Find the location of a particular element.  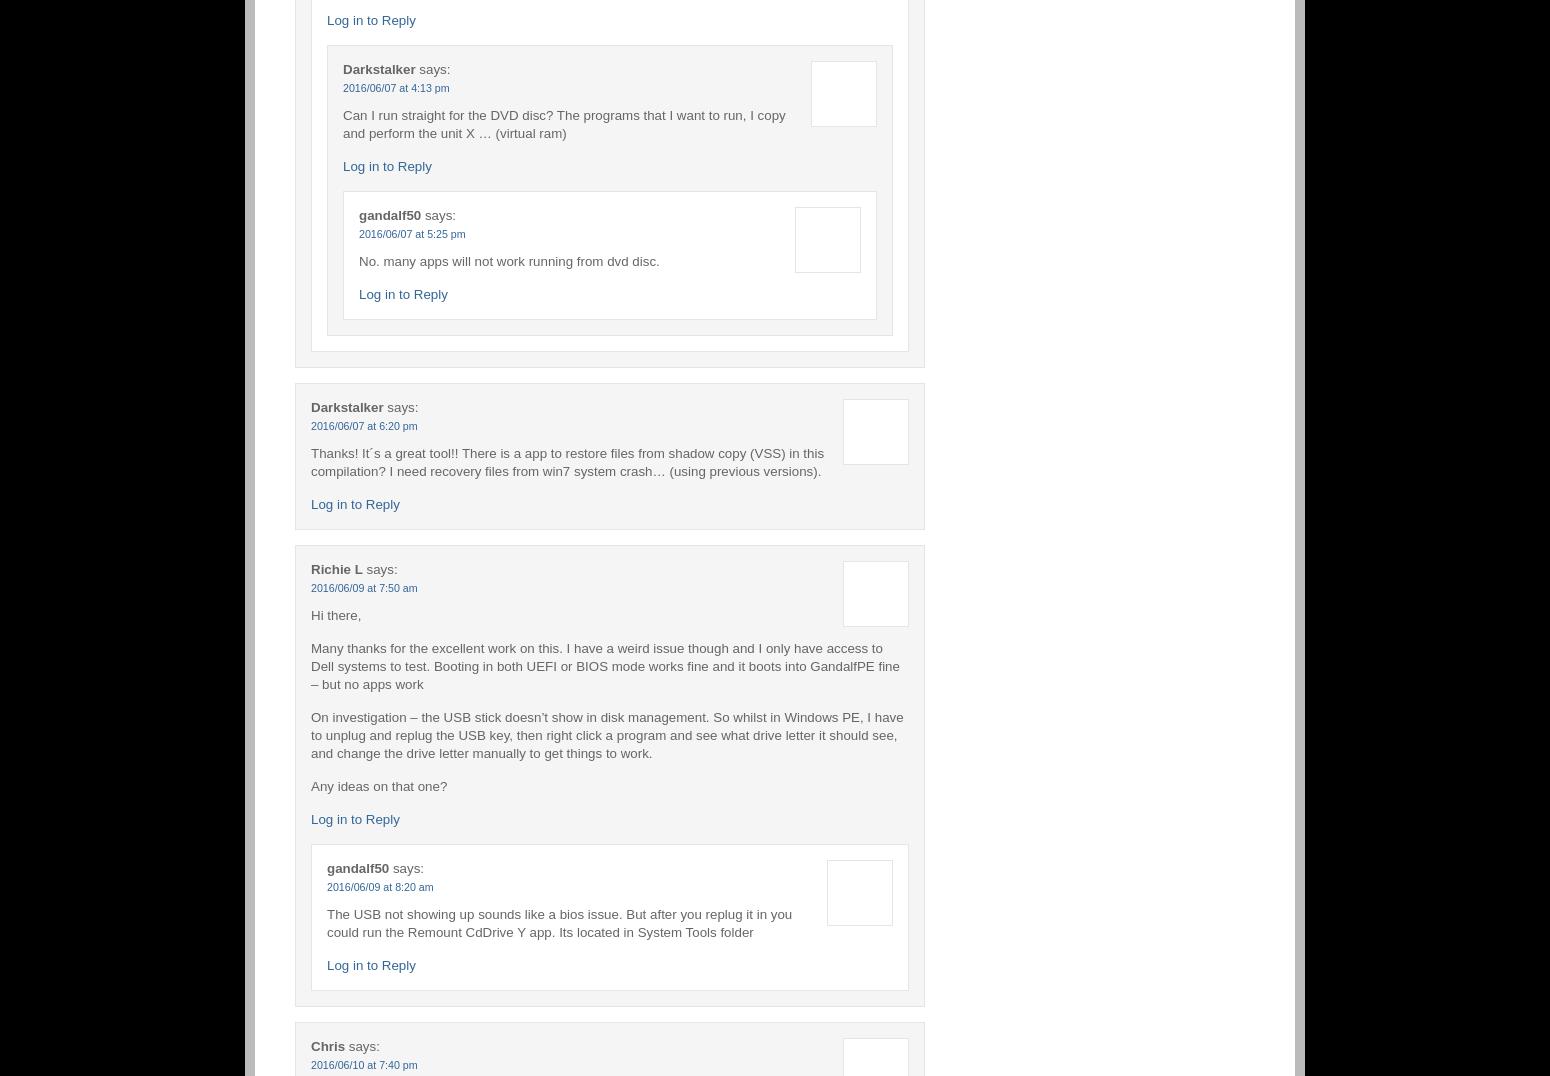

'Hi there,' is located at coordinates (335, 614).